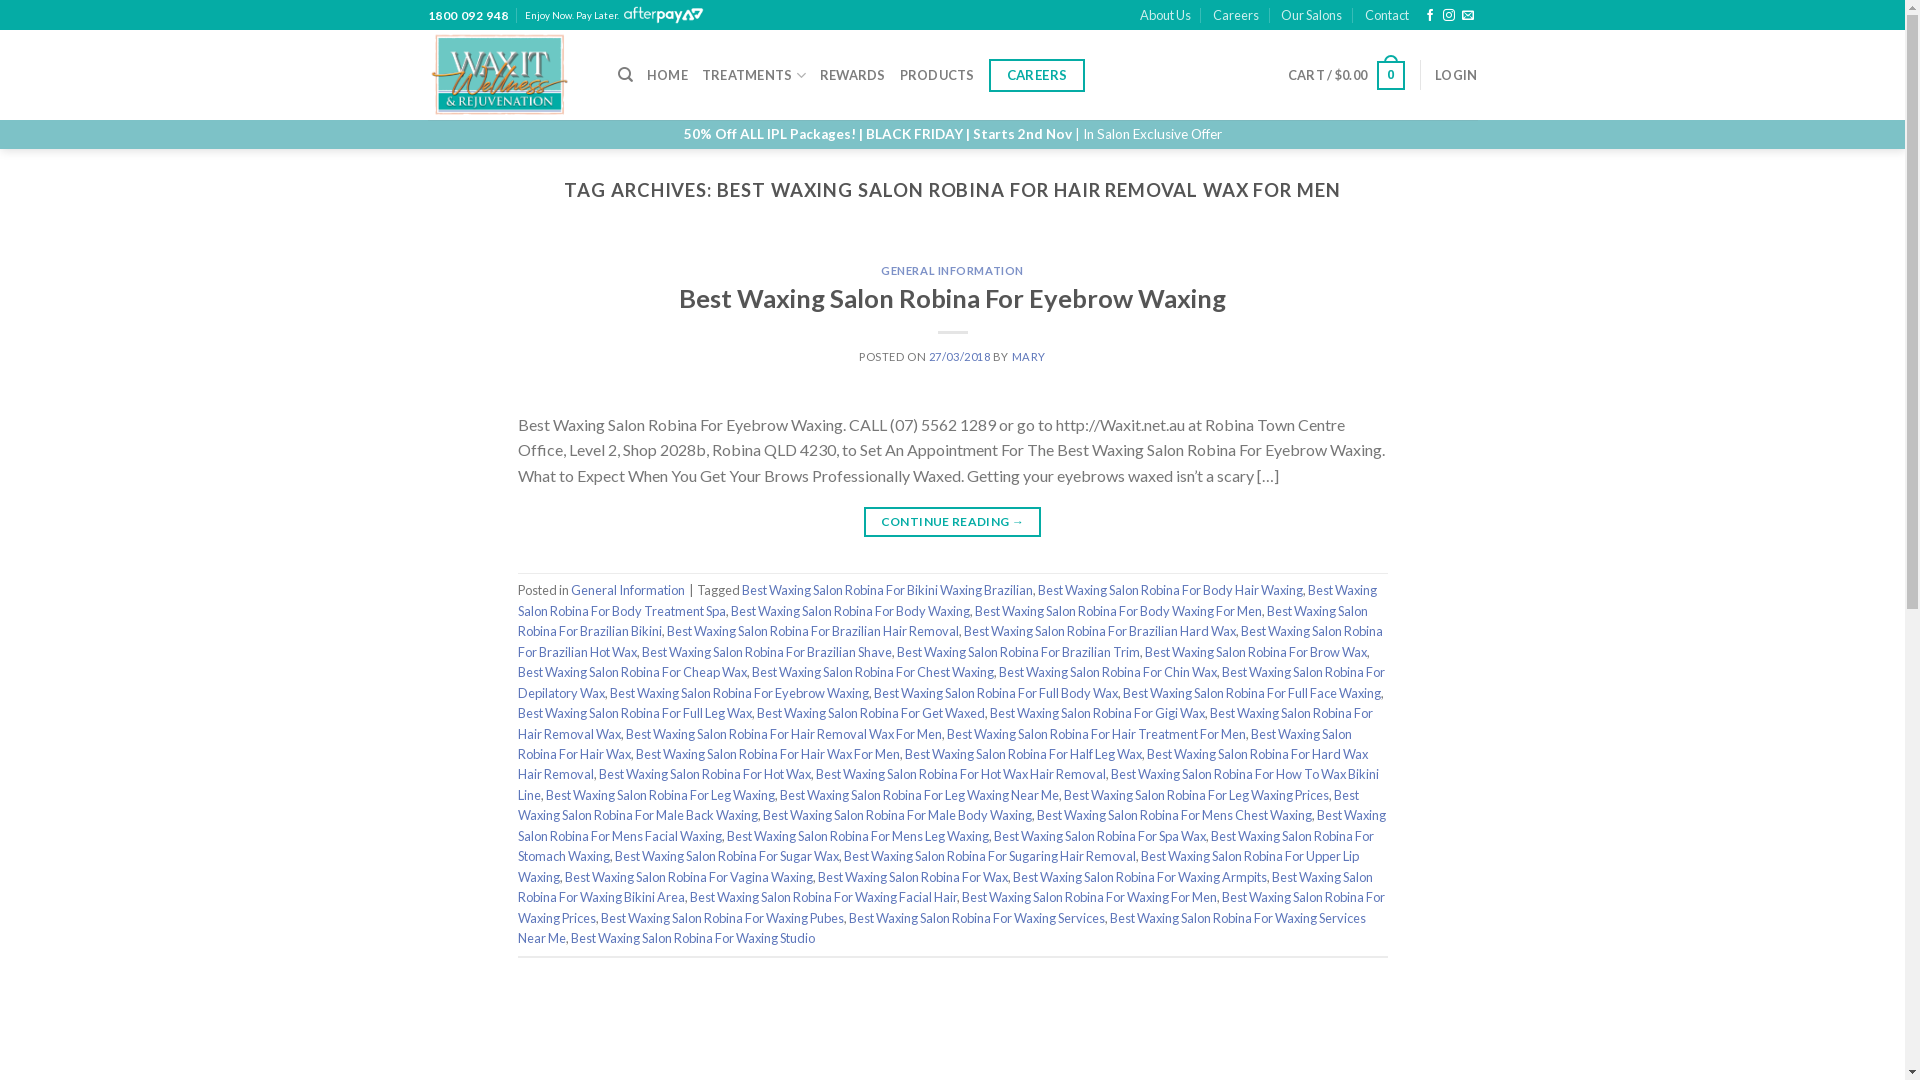  Describe the element at coordinates (613, 855) in the screenshot. I see `'Best Waxing Salon Robina For Sugar Wax'` at that location.